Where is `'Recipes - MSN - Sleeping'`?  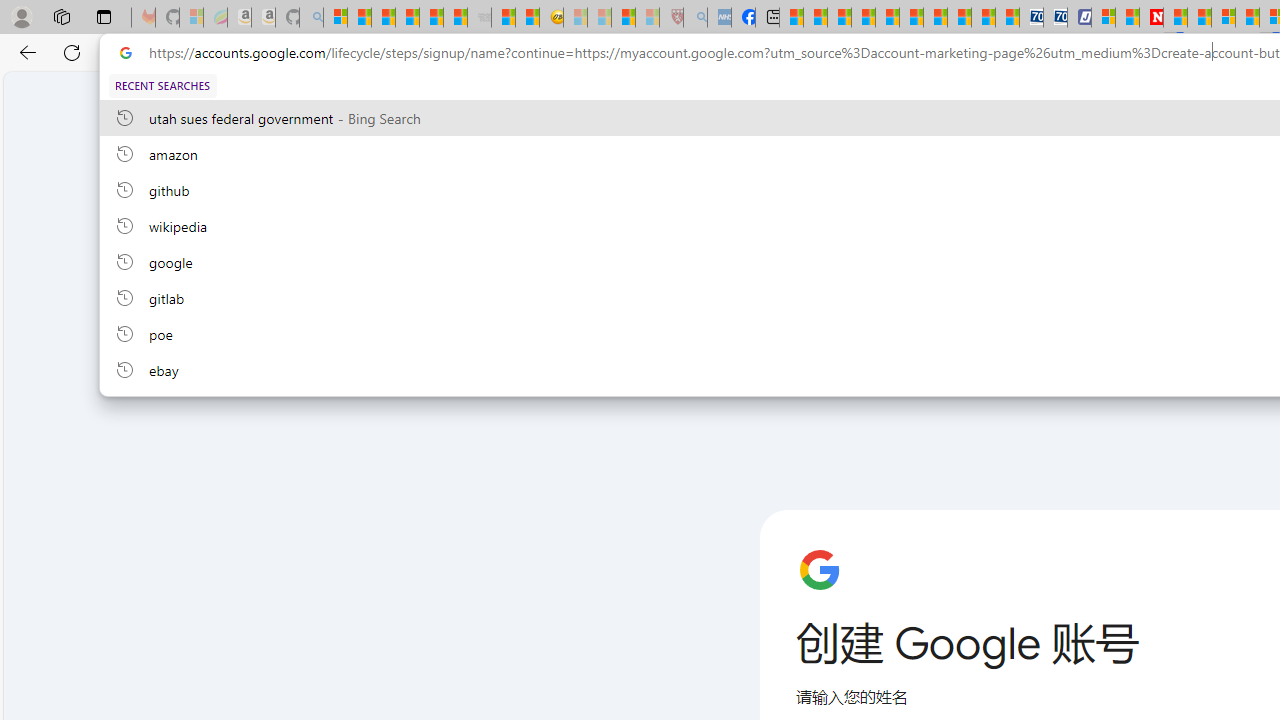 'Recipes - MSN - Sleeping' is located at coordinates (575, 17).